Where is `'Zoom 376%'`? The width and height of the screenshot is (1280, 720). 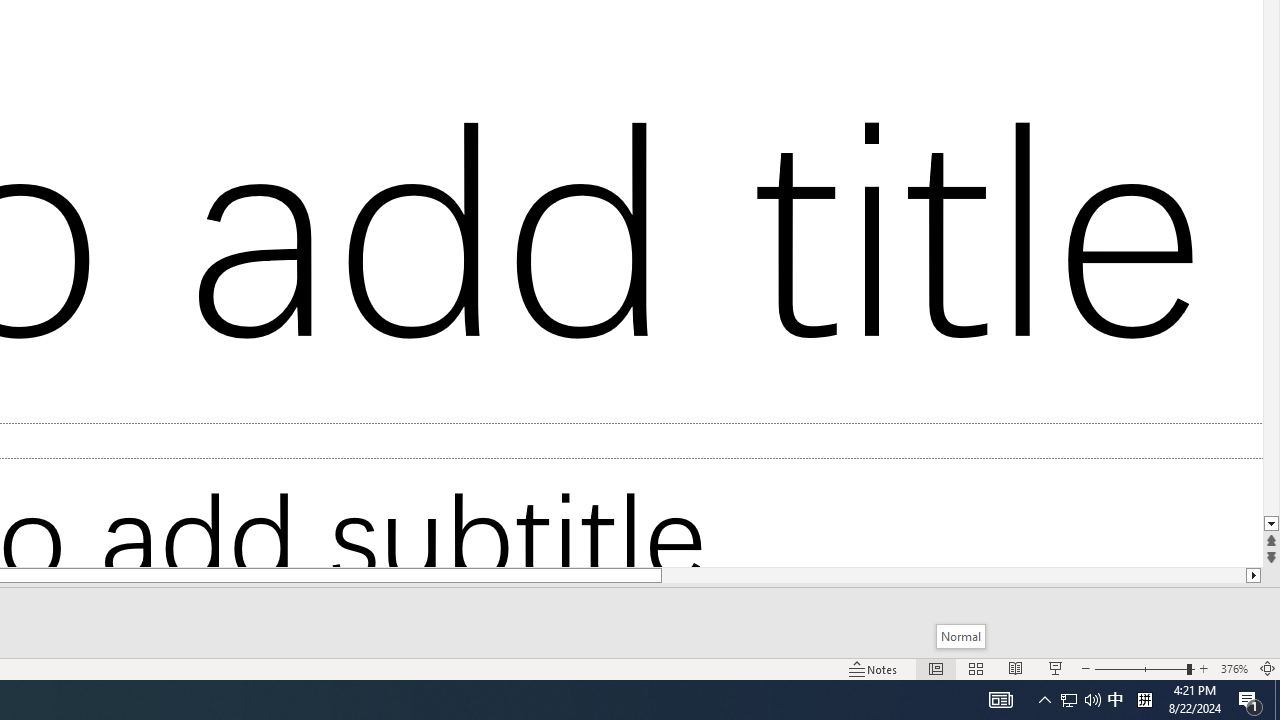 'Zoom 376%' is located at coordinates (1233, 669).